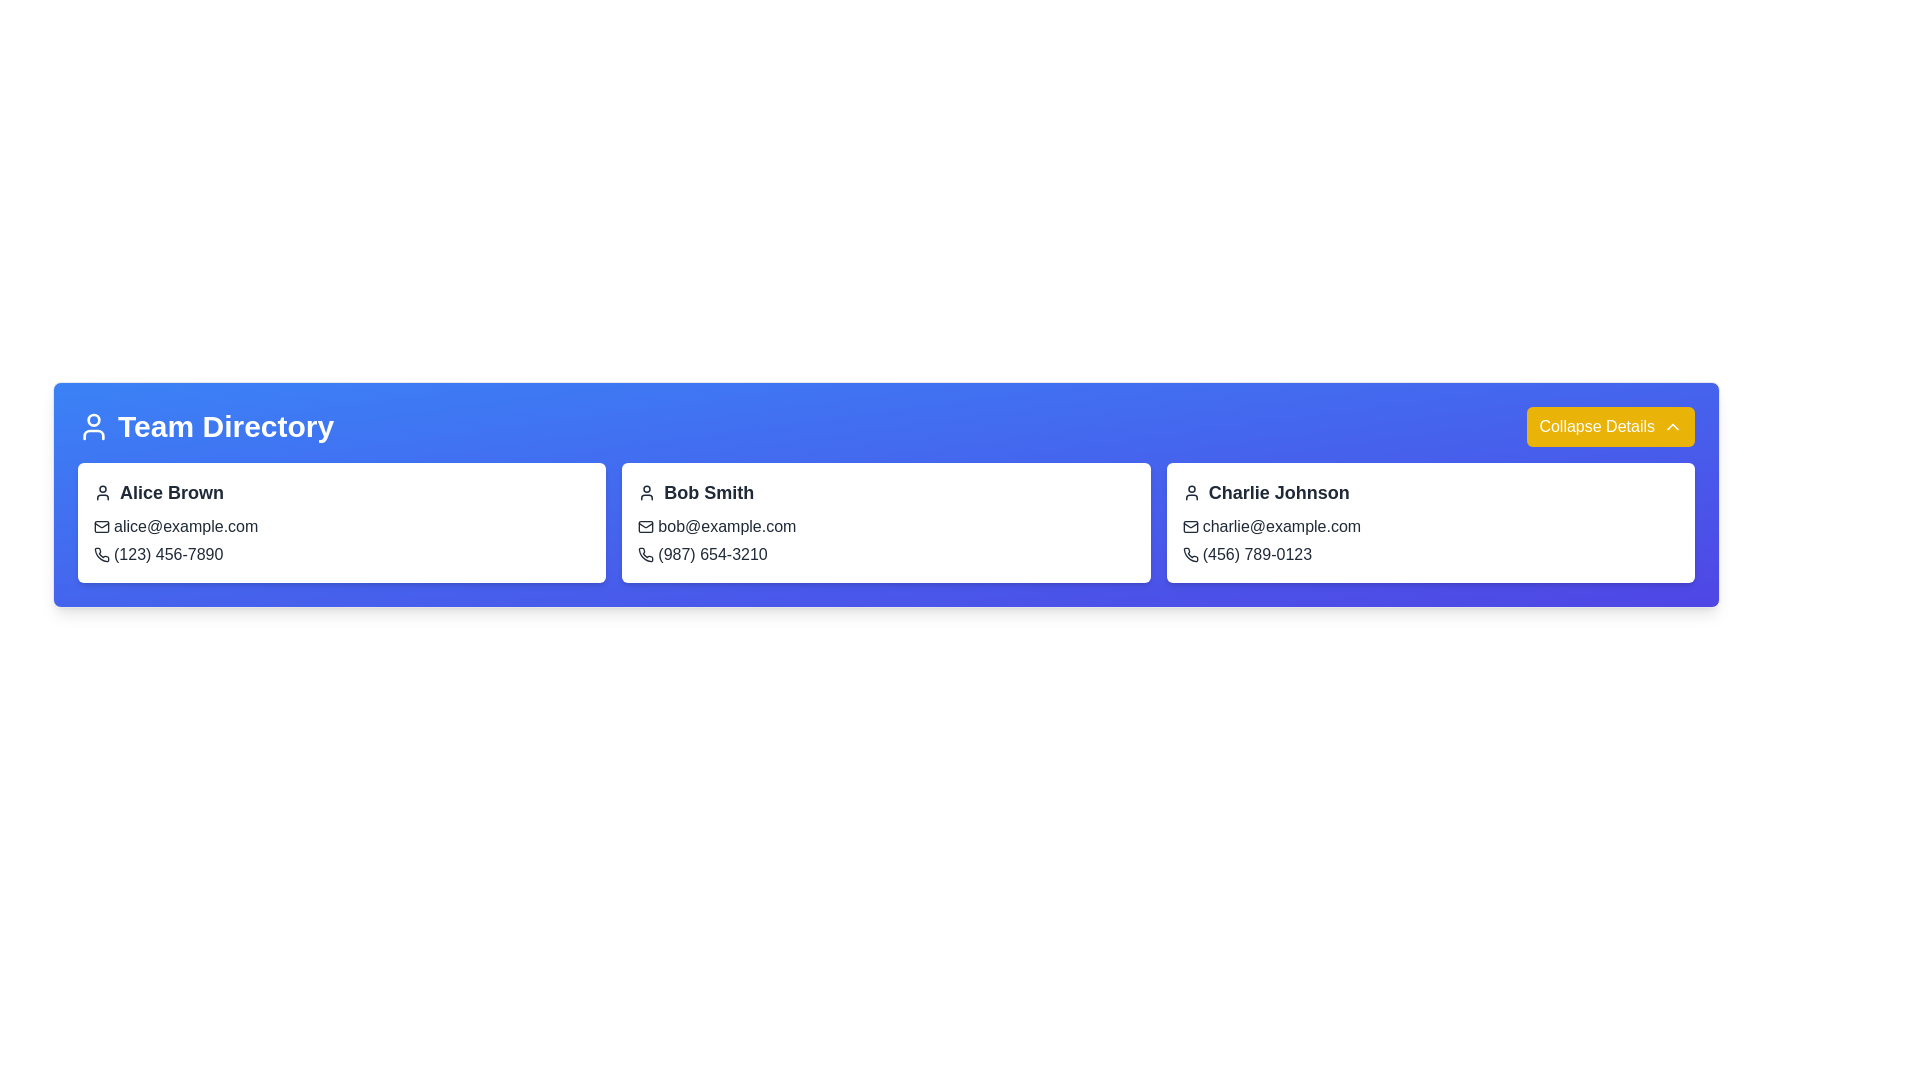 Image resolution: width=1920 pixels, height=1080 pixels. Describe the element at coordinates (703, 555) in the screenshot. I see `the text element representing the phone number '(987) 654-3210' with an adjacent phone icon, located in the second column under 'Bob Smith' and below 'bob@example.com'` at that location.